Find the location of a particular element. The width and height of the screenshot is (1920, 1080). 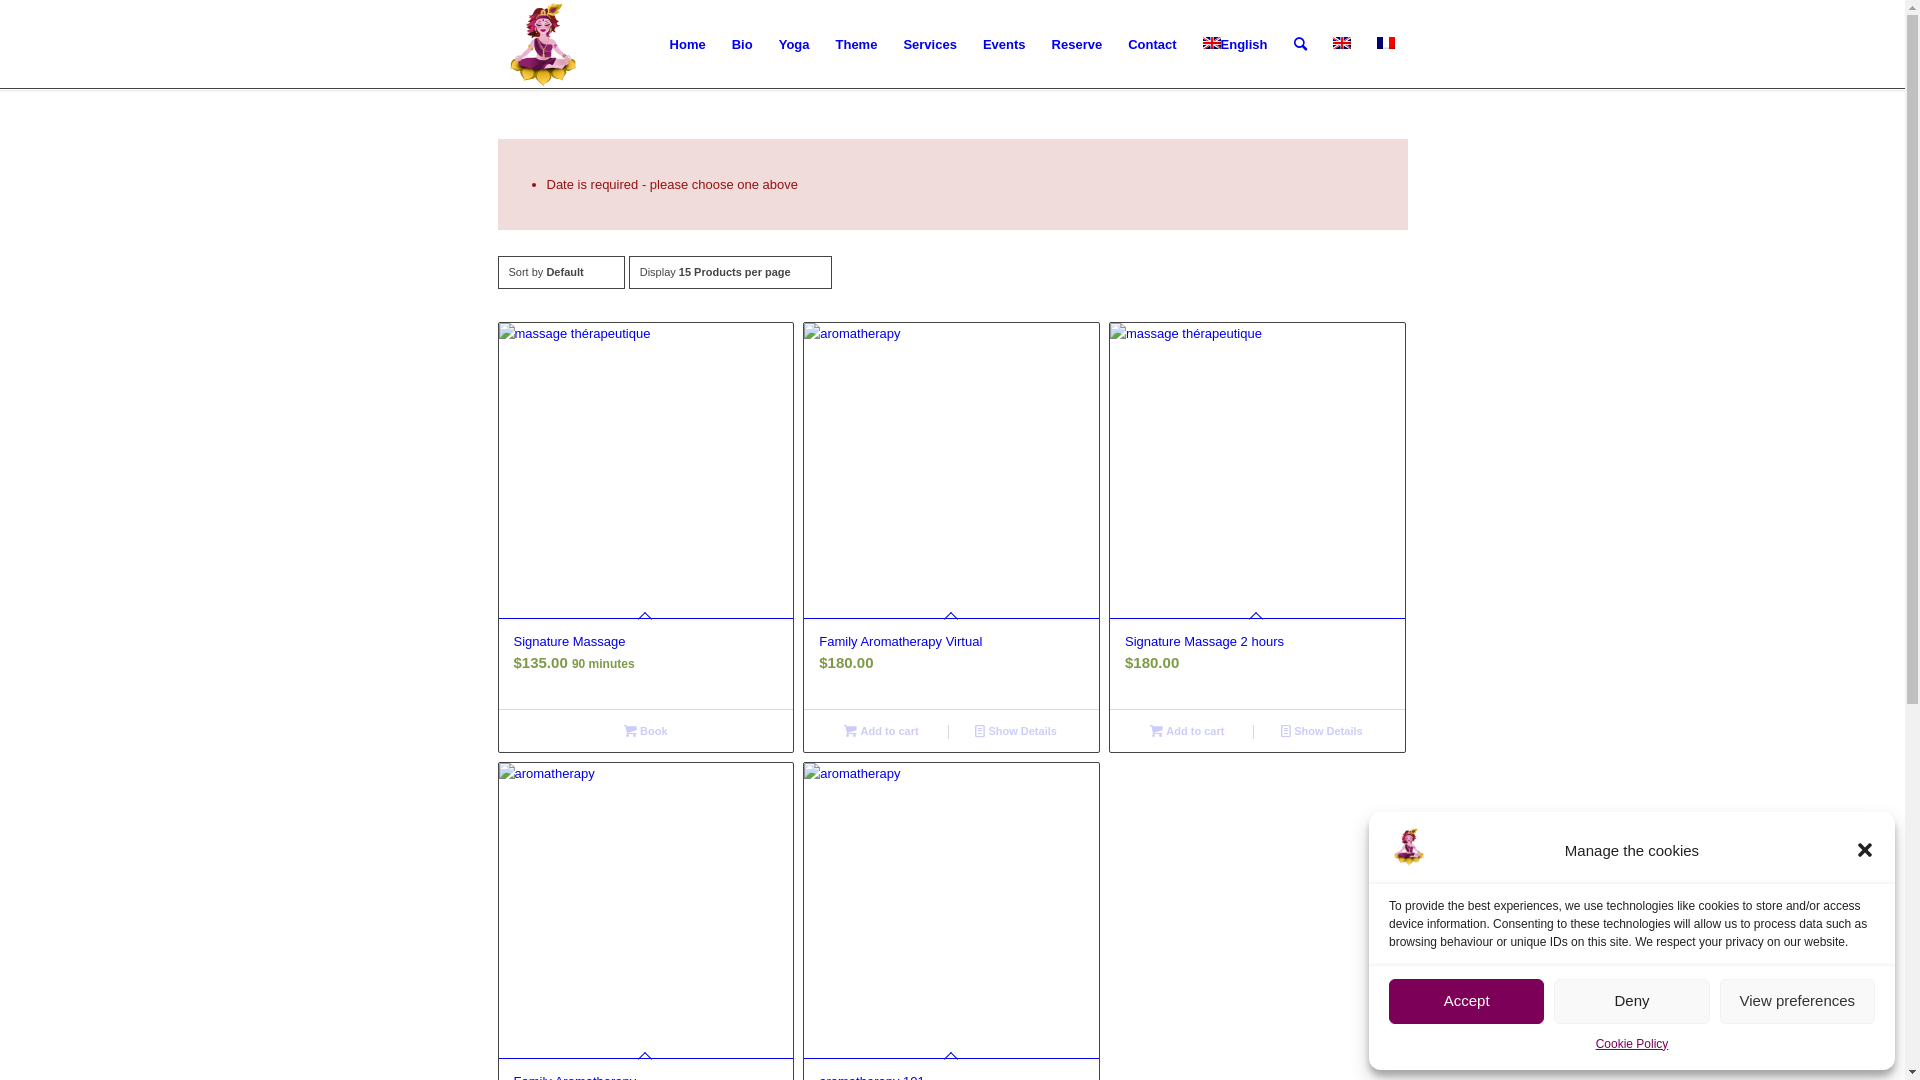

'Bio' is located at coordinates (741, 45).